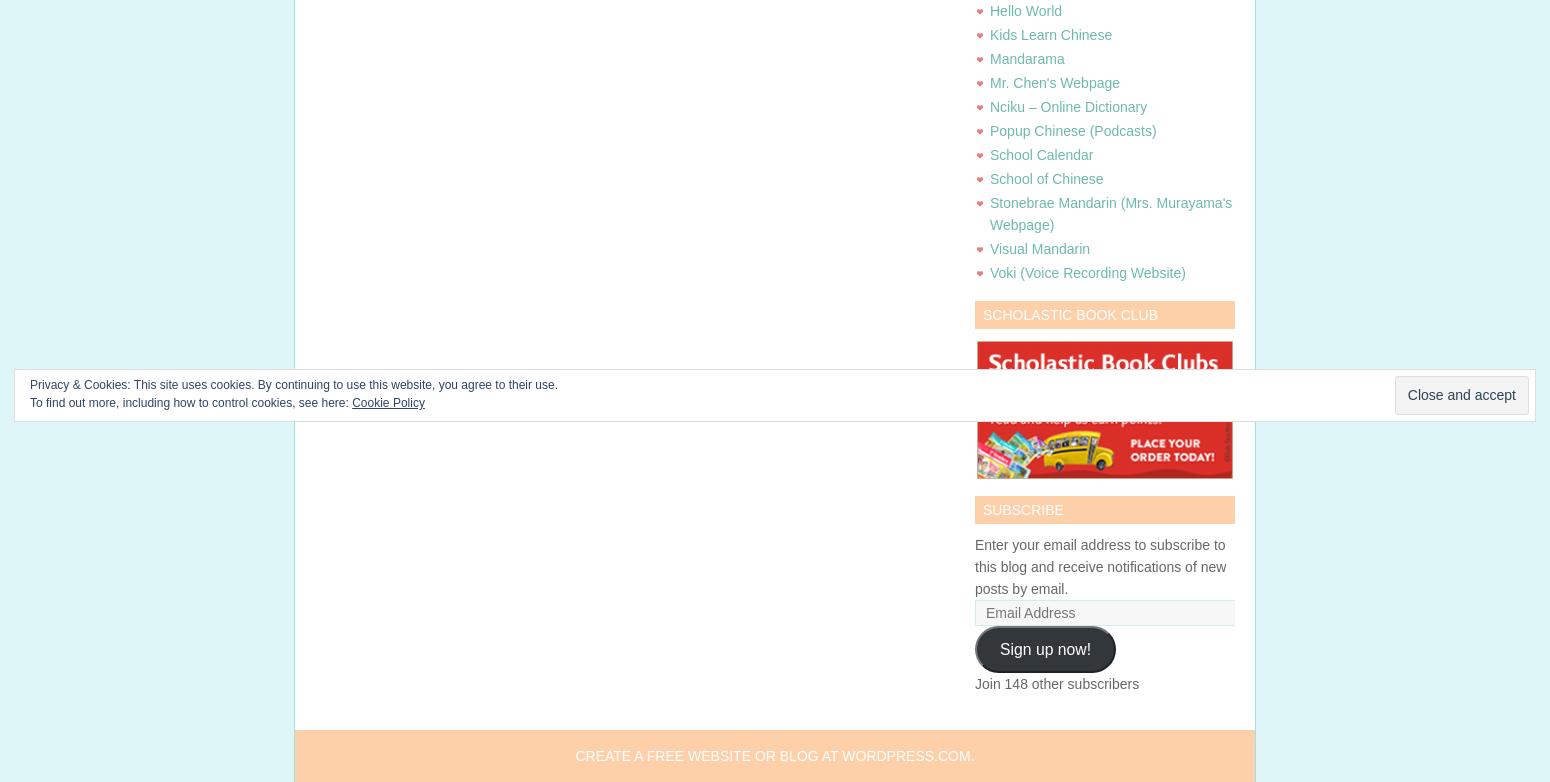 The image size is (1550, 782). Describe the element at coordinates (1110, 213) in the screenshot. I see `'Stonebrae Mandarin (Mrs. Murayama's Webpage)'` at that location.